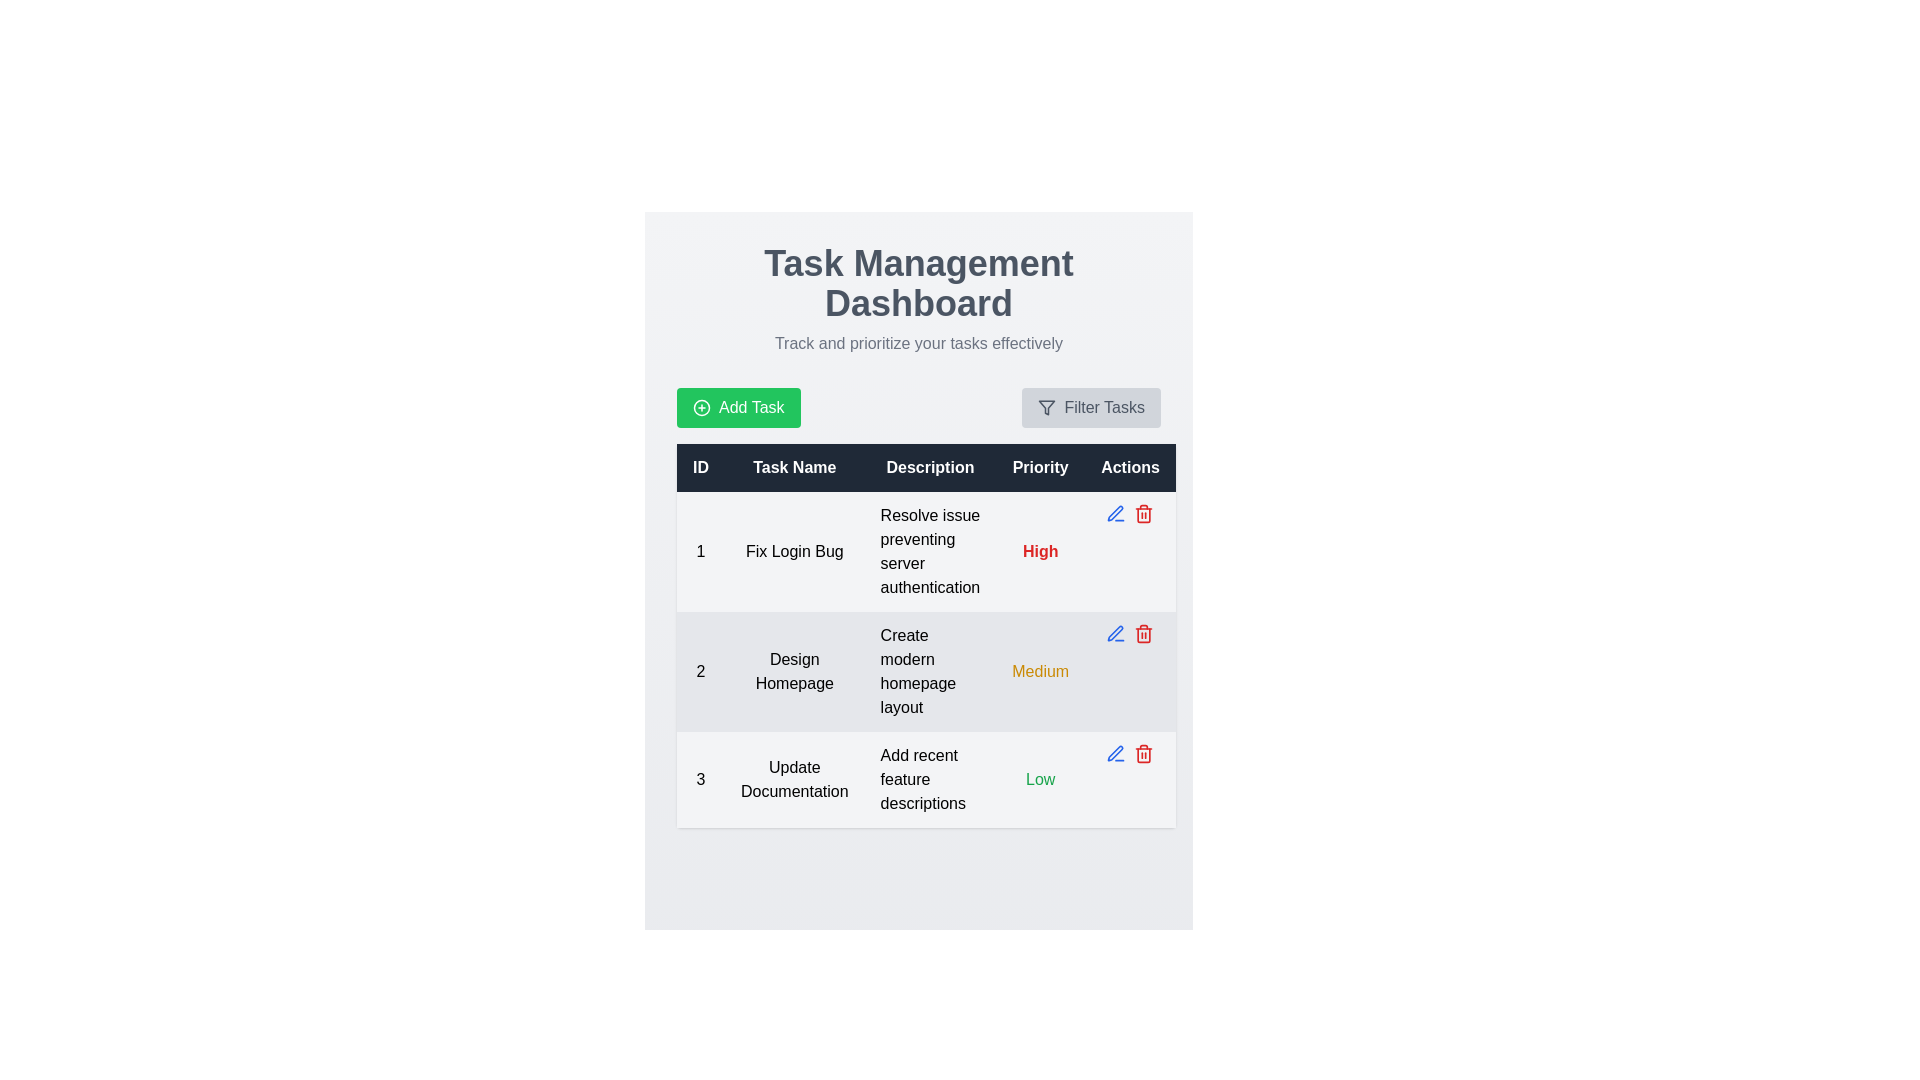 The width and height of the screenshot is (1920, 1080). What do you see at coordinates (925, 551) in the screenshot?
I see `the first row in the task management table` at bounding box center [925, 551].